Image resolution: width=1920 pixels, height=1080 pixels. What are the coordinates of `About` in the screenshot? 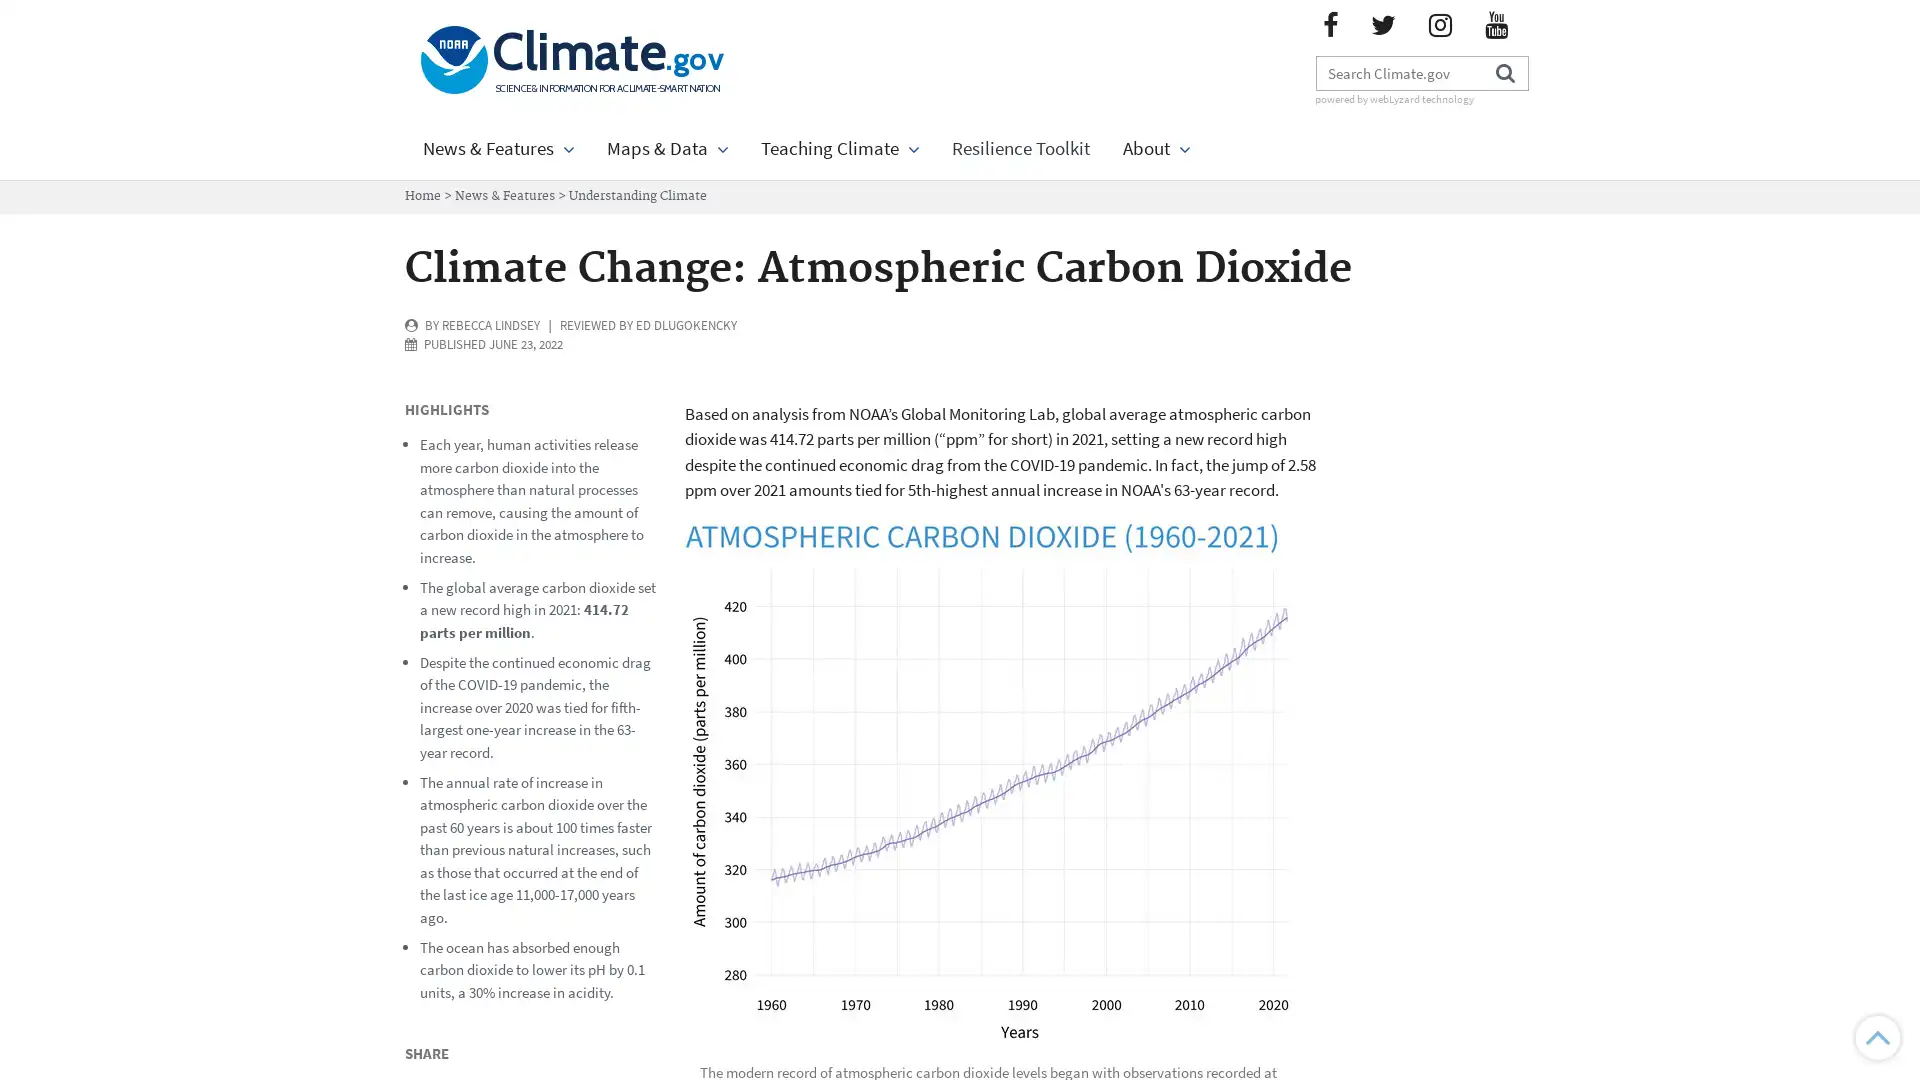 It's located at (1156, 146).